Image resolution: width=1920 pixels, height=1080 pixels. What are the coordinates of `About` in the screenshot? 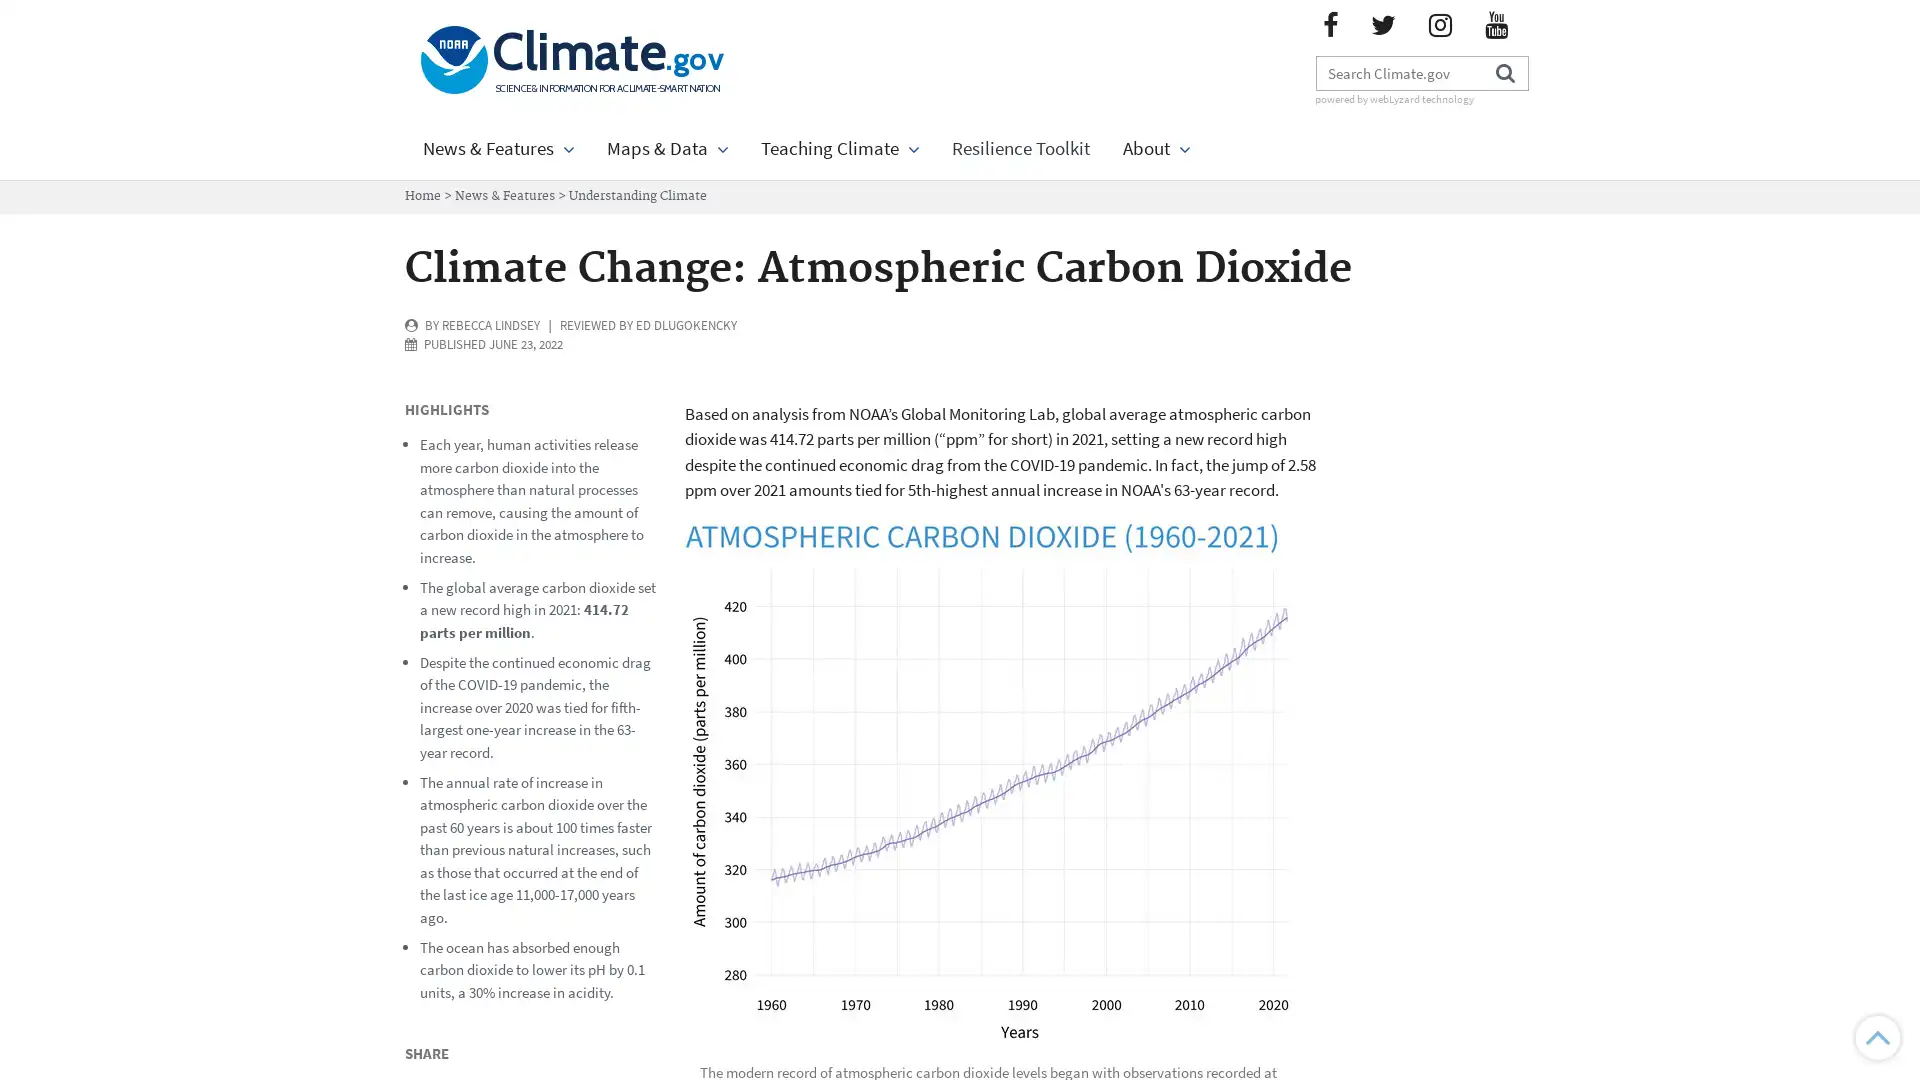 It's located at (1156, 146).